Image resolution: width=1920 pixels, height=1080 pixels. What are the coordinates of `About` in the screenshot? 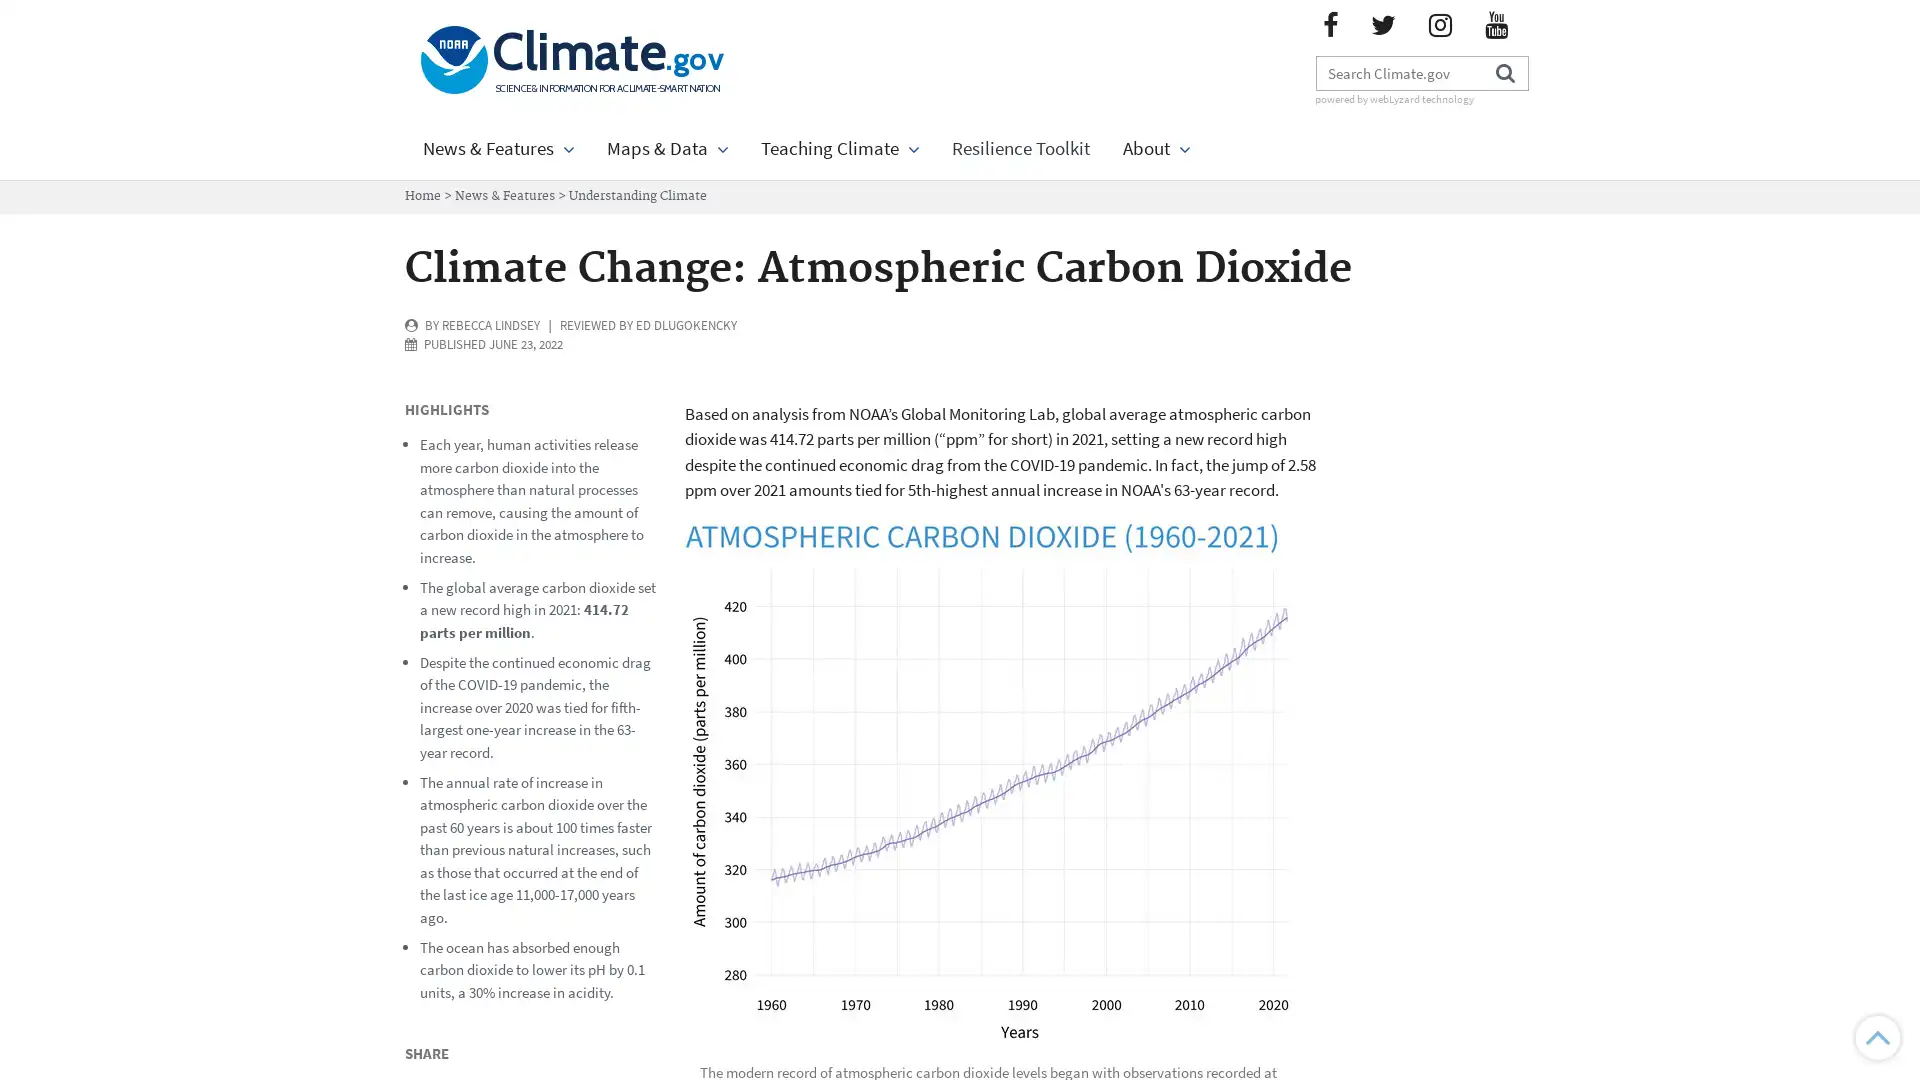 It's located at (1156, 146).